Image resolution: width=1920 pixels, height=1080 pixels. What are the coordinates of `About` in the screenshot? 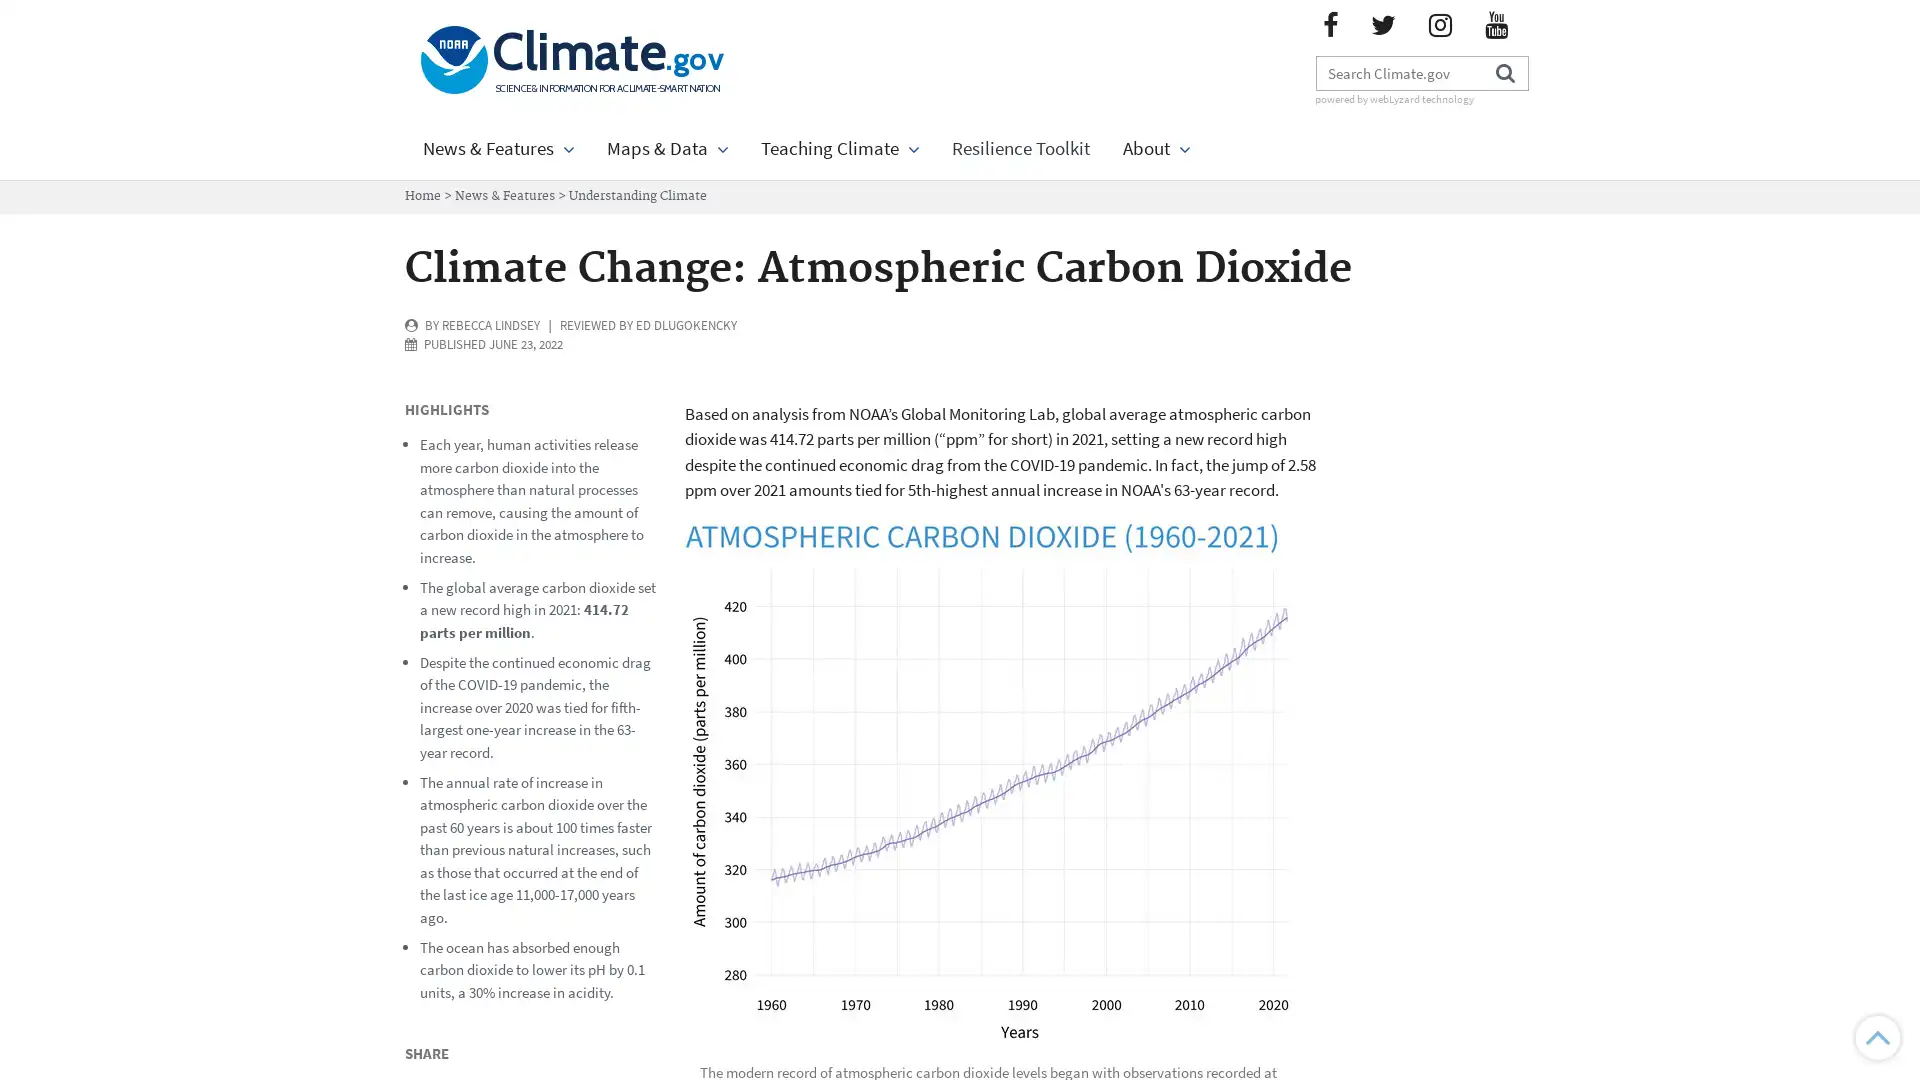 It's located at (1156, 146).